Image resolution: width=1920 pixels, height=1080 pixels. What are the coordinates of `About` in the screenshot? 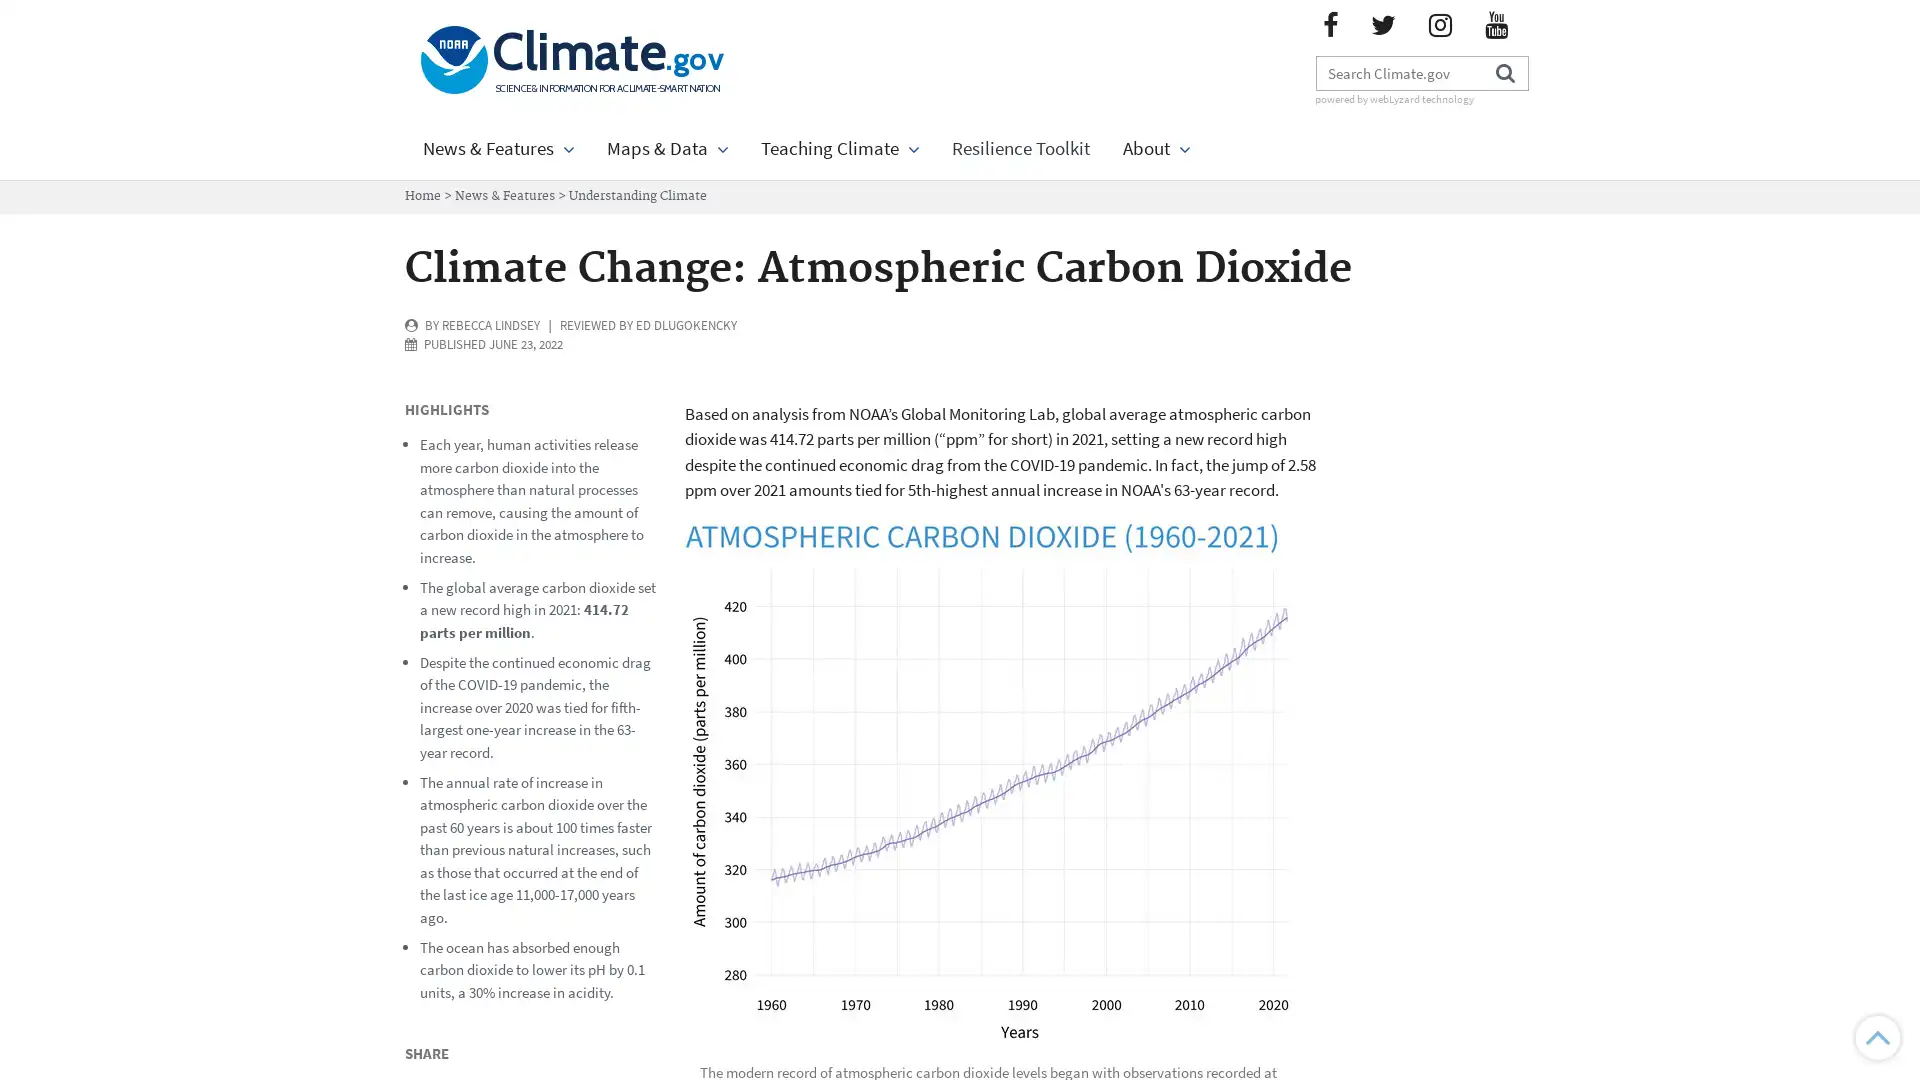 It's located at (1156, 146).